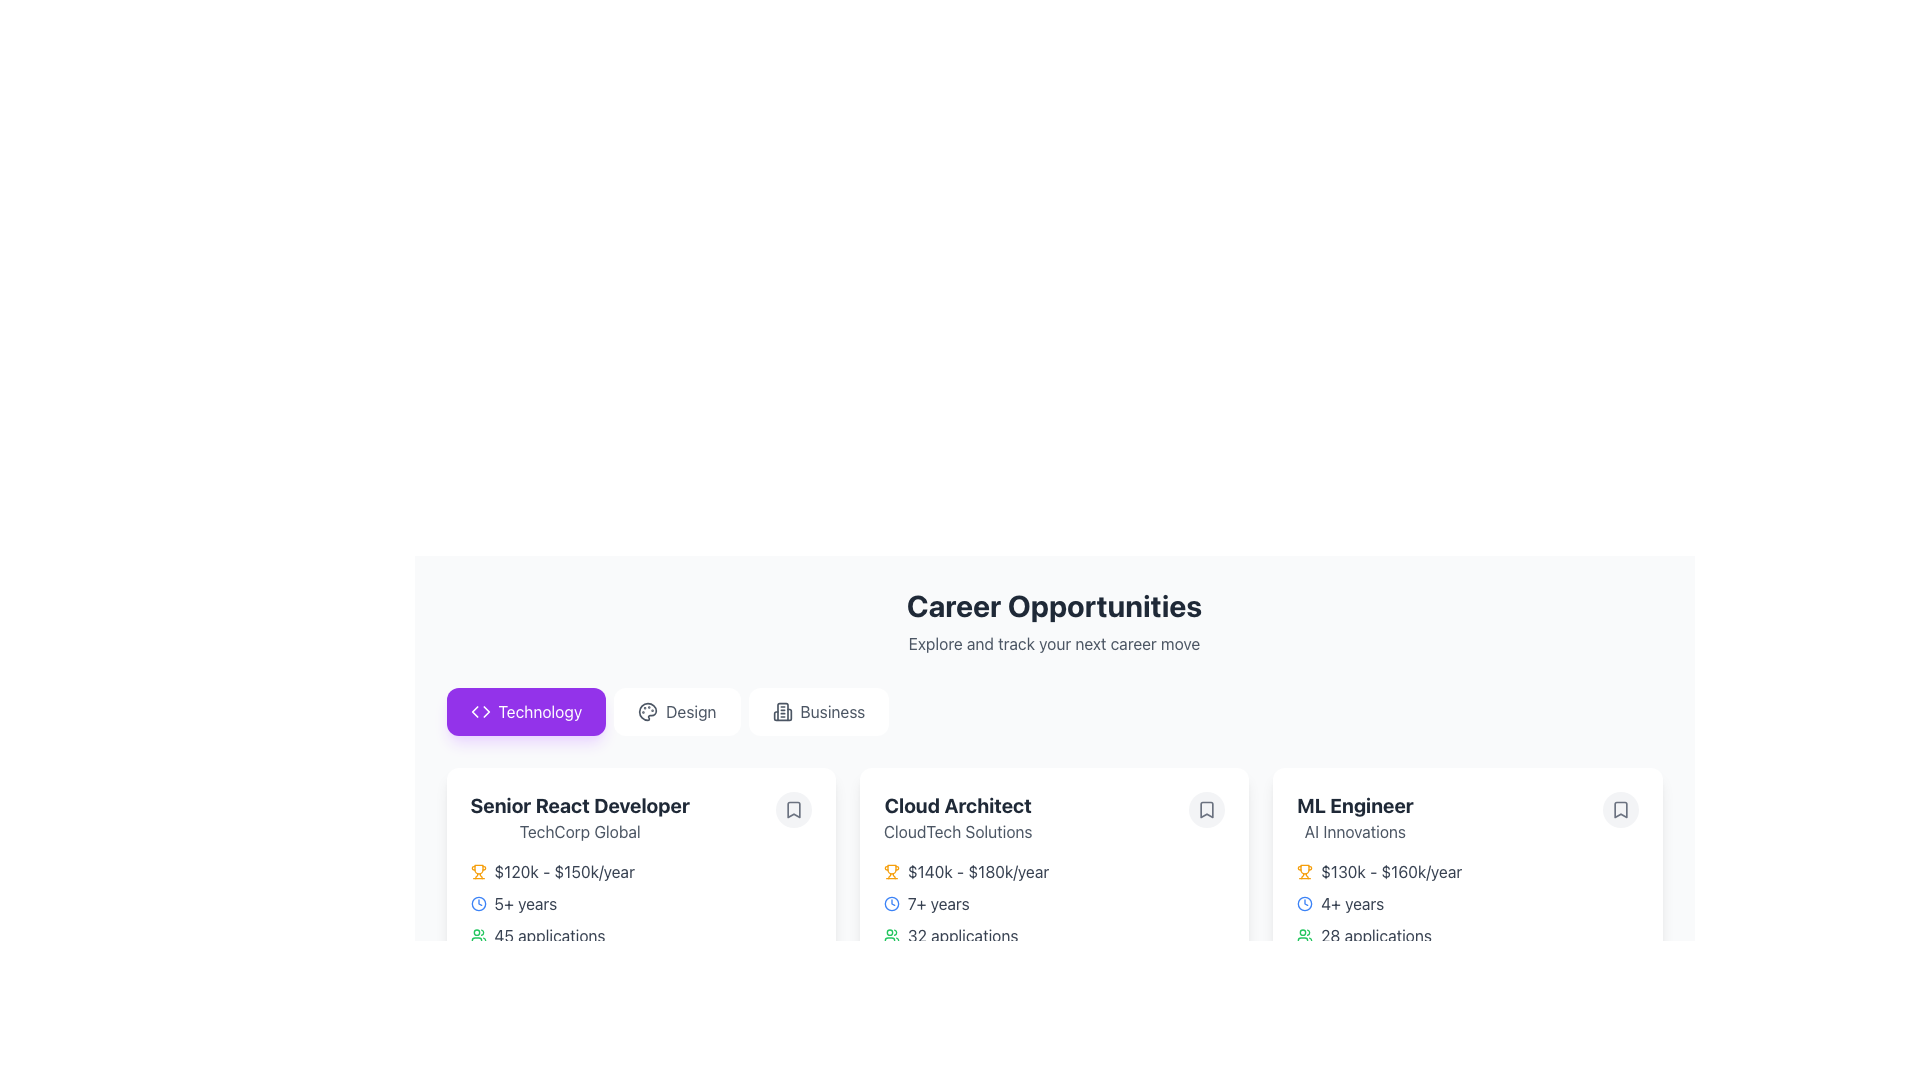 The width and height of the screenshot is (1920, 1080). Describe the element at coordinates (477, 903) in the screenshot. I see `the time duration icon located to the left of the '5+ years' text in the 'Senior React Developer' section under 'Technology'` at that location.